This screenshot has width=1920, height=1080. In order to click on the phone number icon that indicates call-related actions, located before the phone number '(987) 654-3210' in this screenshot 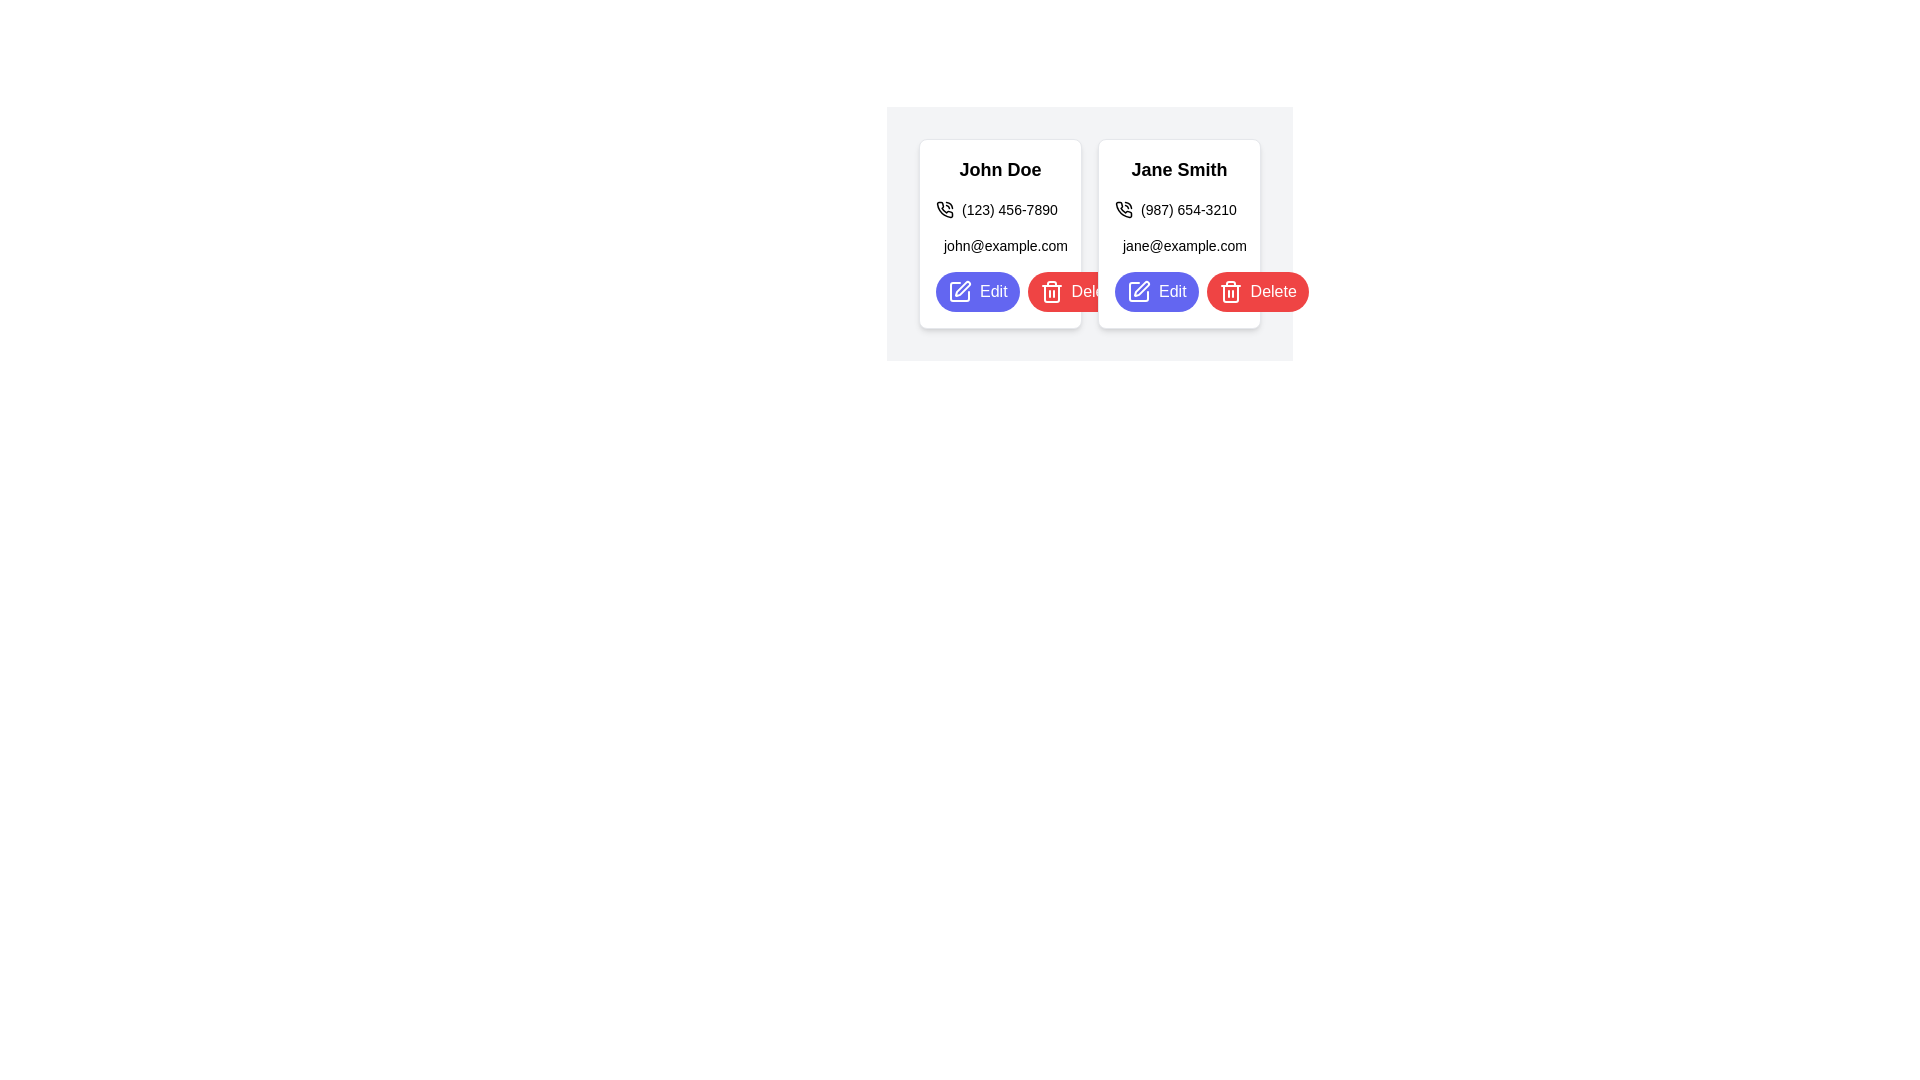, I will do `click(1123, 209)`.